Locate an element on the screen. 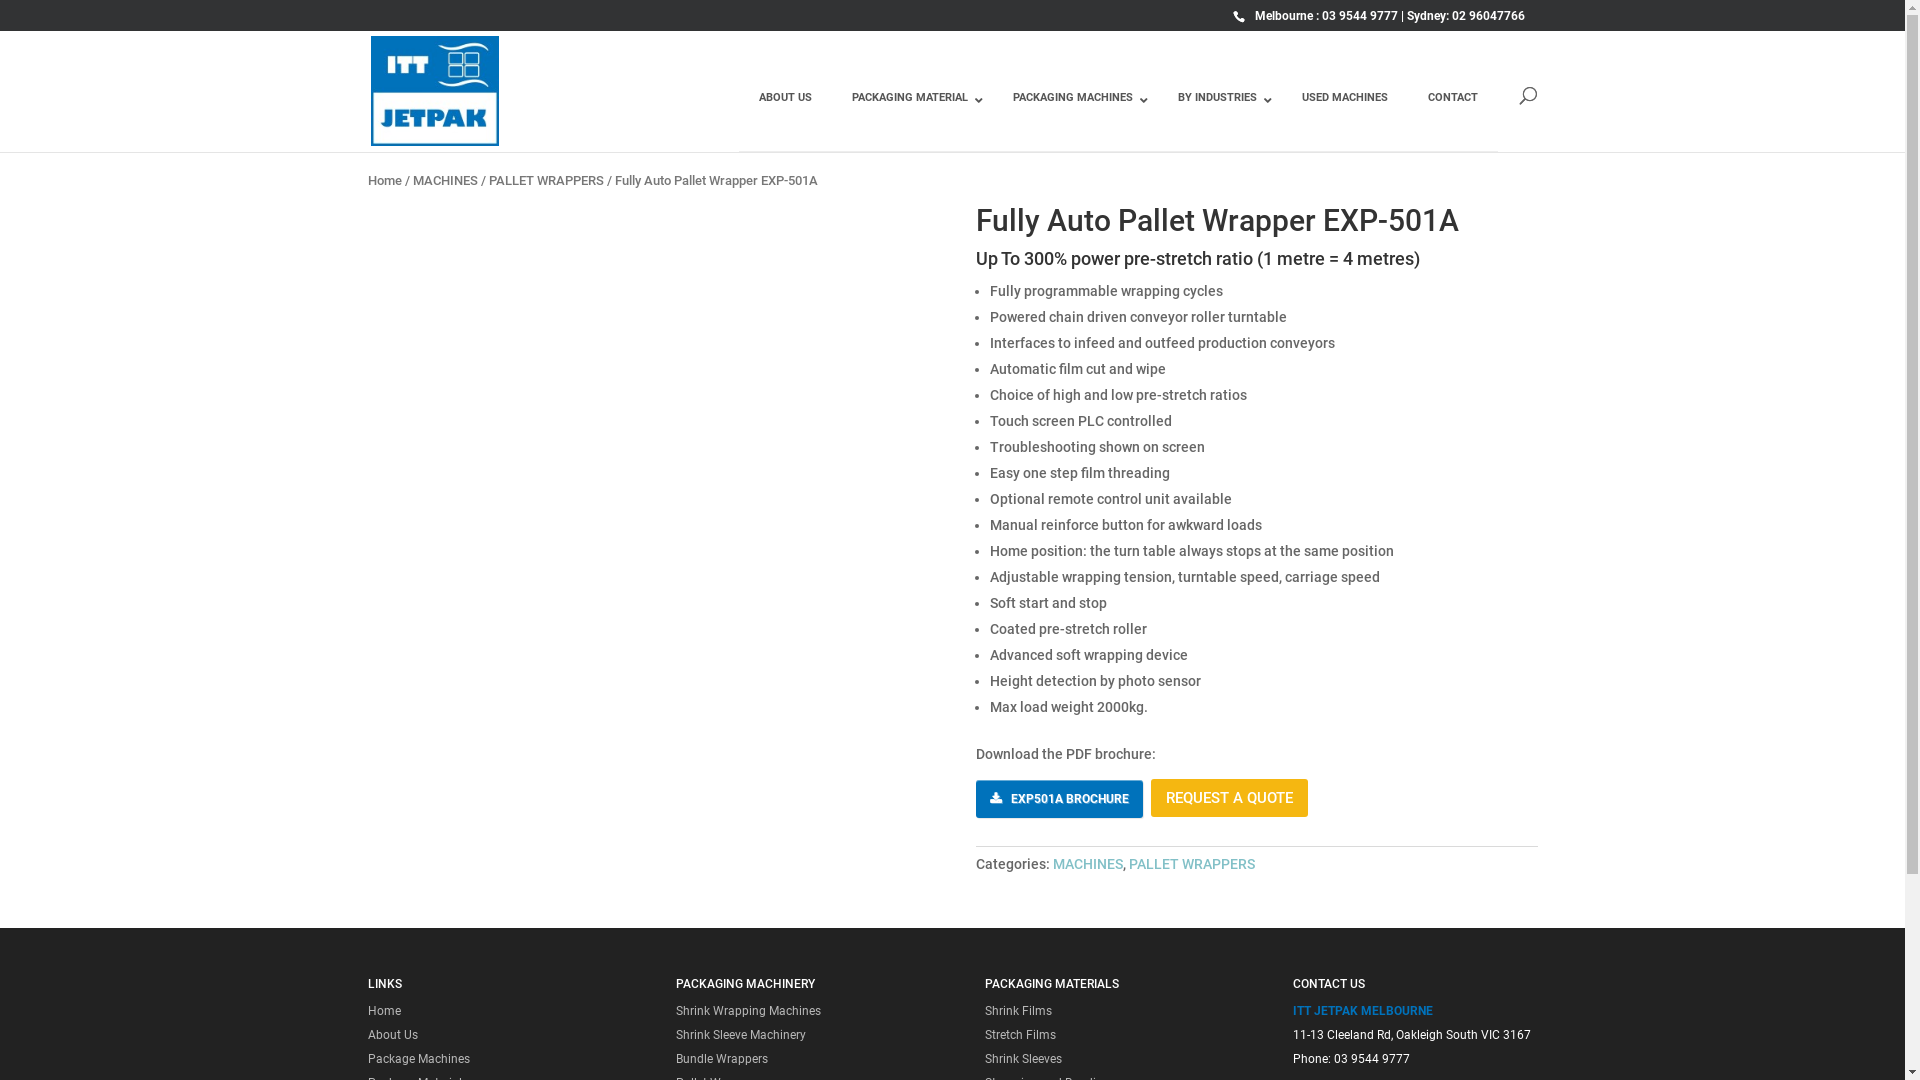 This screenshot has width=1920, height=1080. 'MACHINES' is located at coordinates (1087, 863).